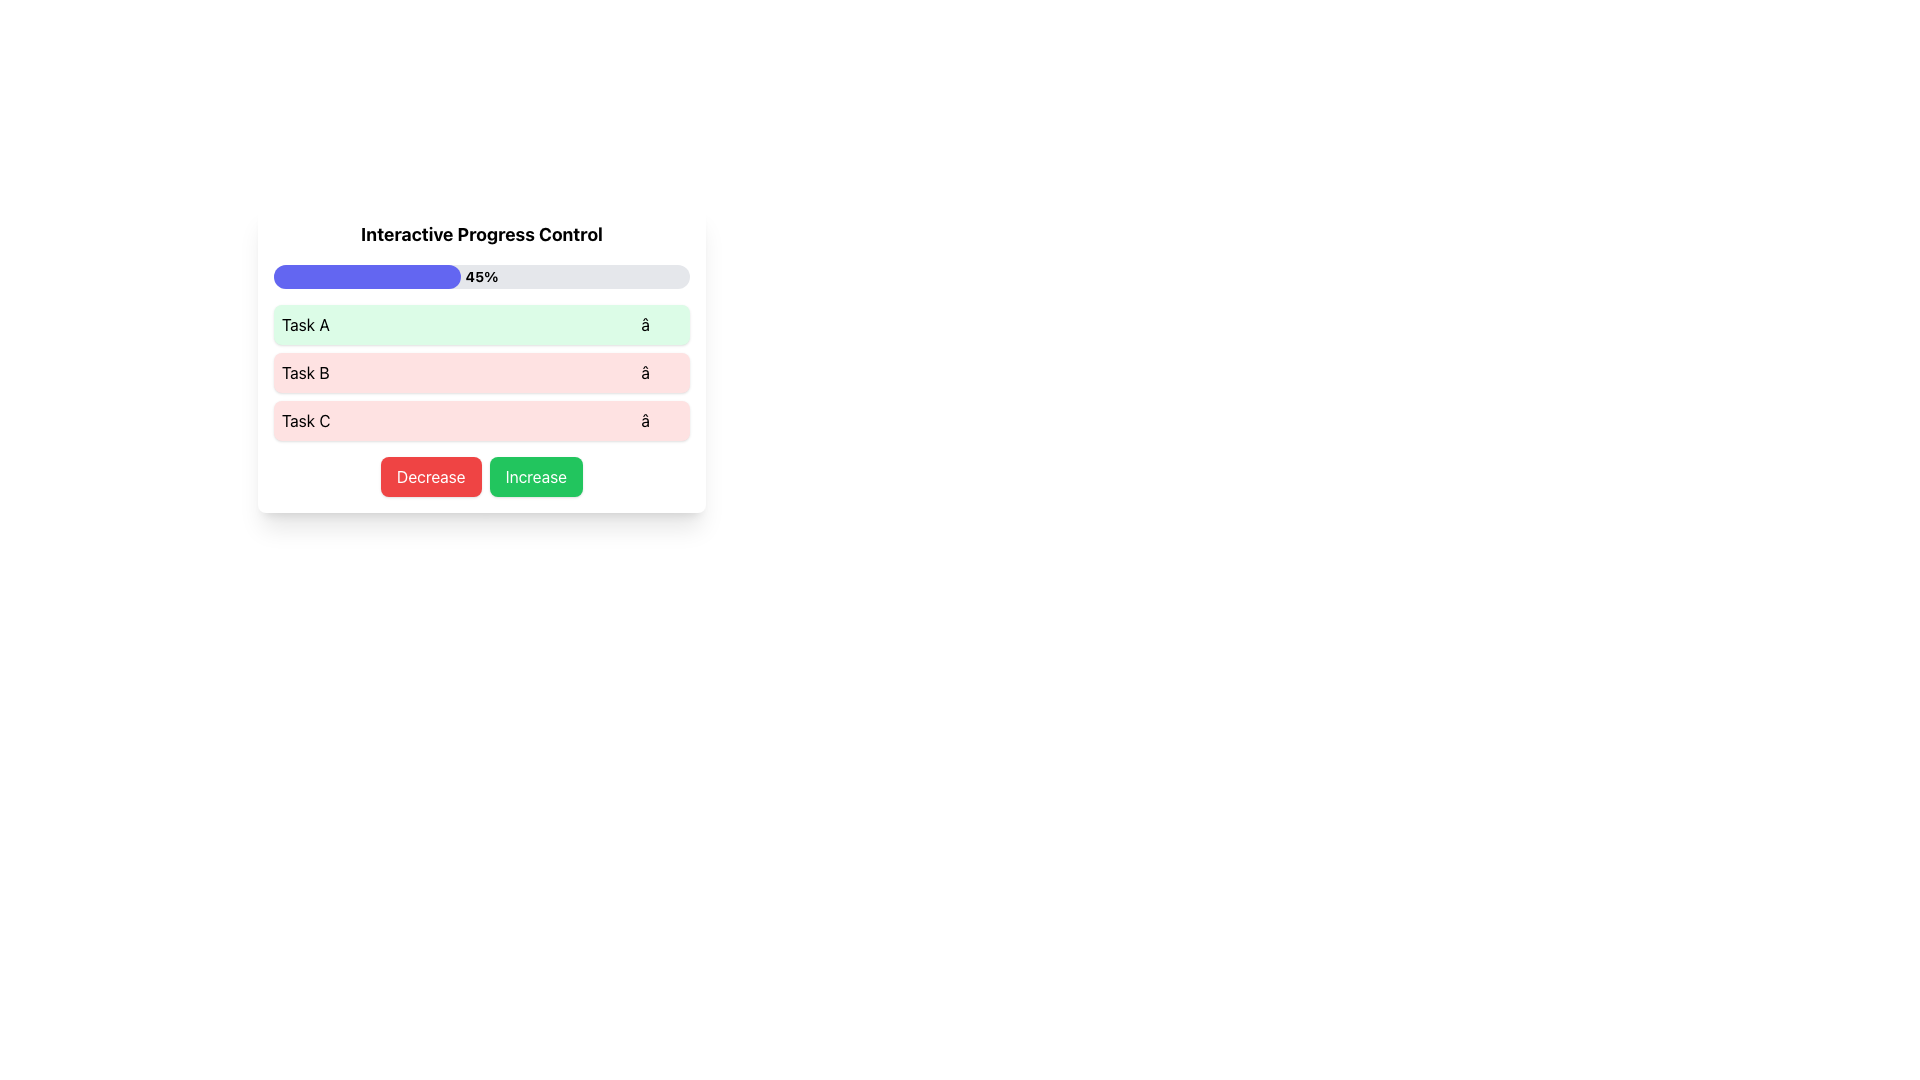  Describe the element at coordinates (481, 277) in the screenshot. I see `the Progress Bar element displaying '45%' which is located below the title 'Interactive Progress Control'` at that location.